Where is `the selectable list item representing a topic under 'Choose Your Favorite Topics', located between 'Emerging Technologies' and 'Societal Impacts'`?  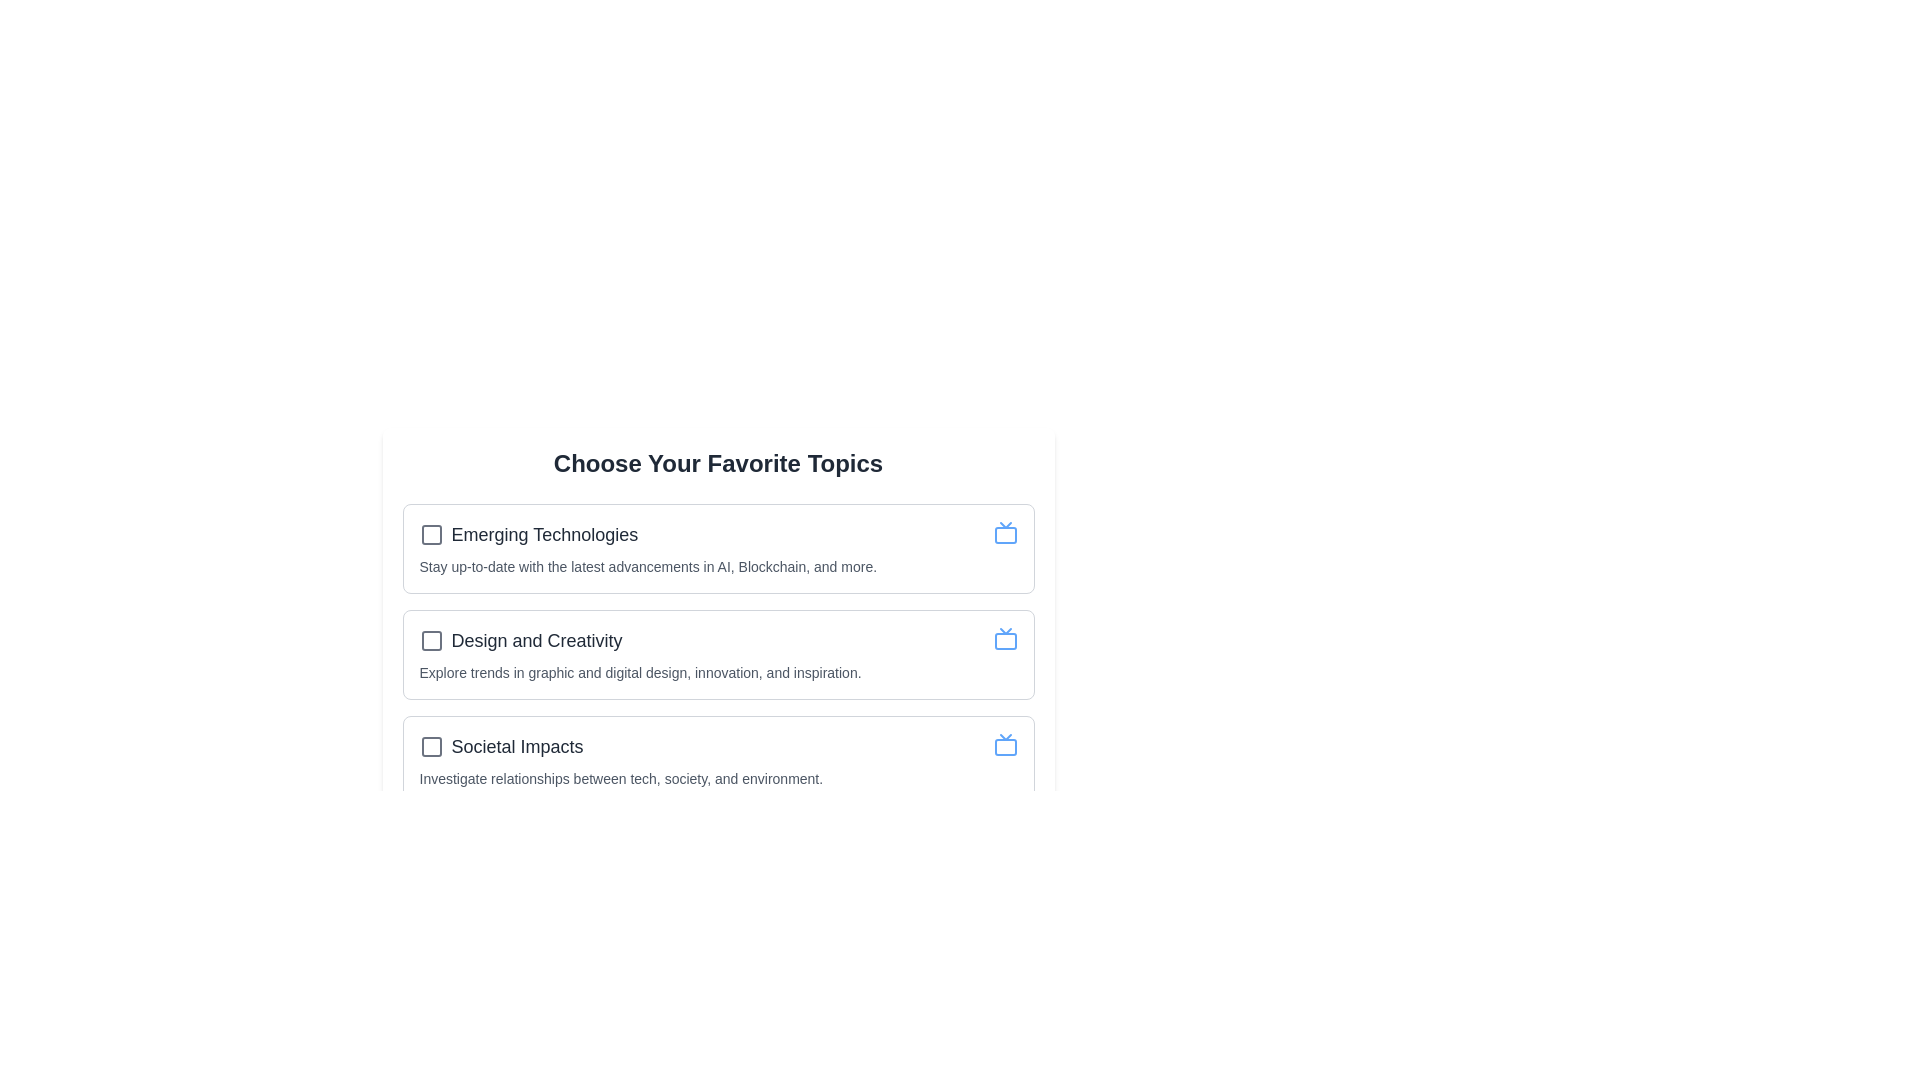
the selectable list item representing a topic under 'Choose Your Favorite Topics', located between 'Emerging Technologies' and 'Societal Impacts' is located at coordinates (718, 640).